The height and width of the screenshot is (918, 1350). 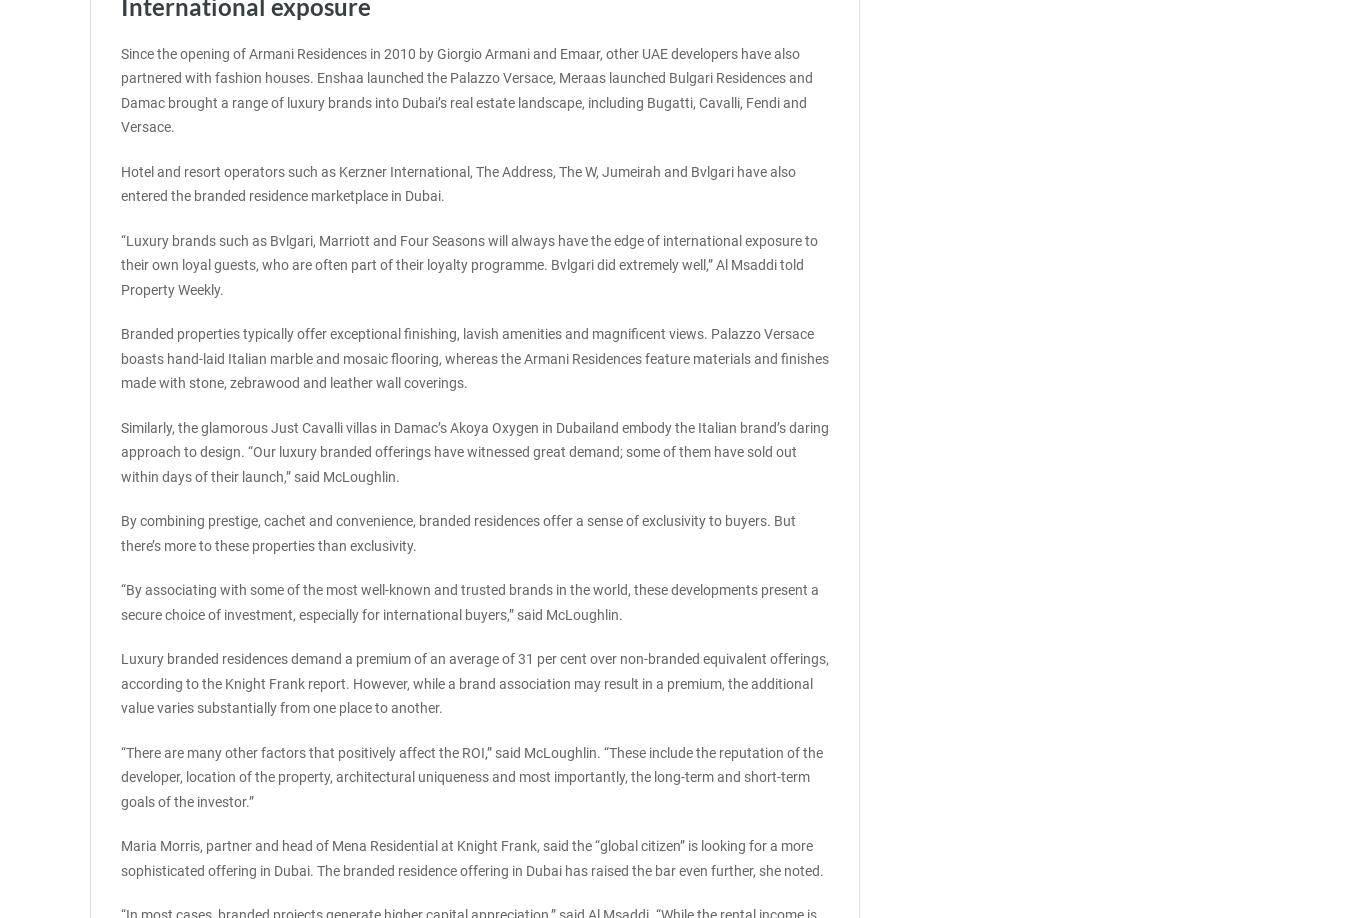 I want to click on '“By associating with some of the most well-known and trusted brands in the world, these developments present a secure choice of investment, especially for international buyers,” said McLoughlin.', so click(x=120, y=601).